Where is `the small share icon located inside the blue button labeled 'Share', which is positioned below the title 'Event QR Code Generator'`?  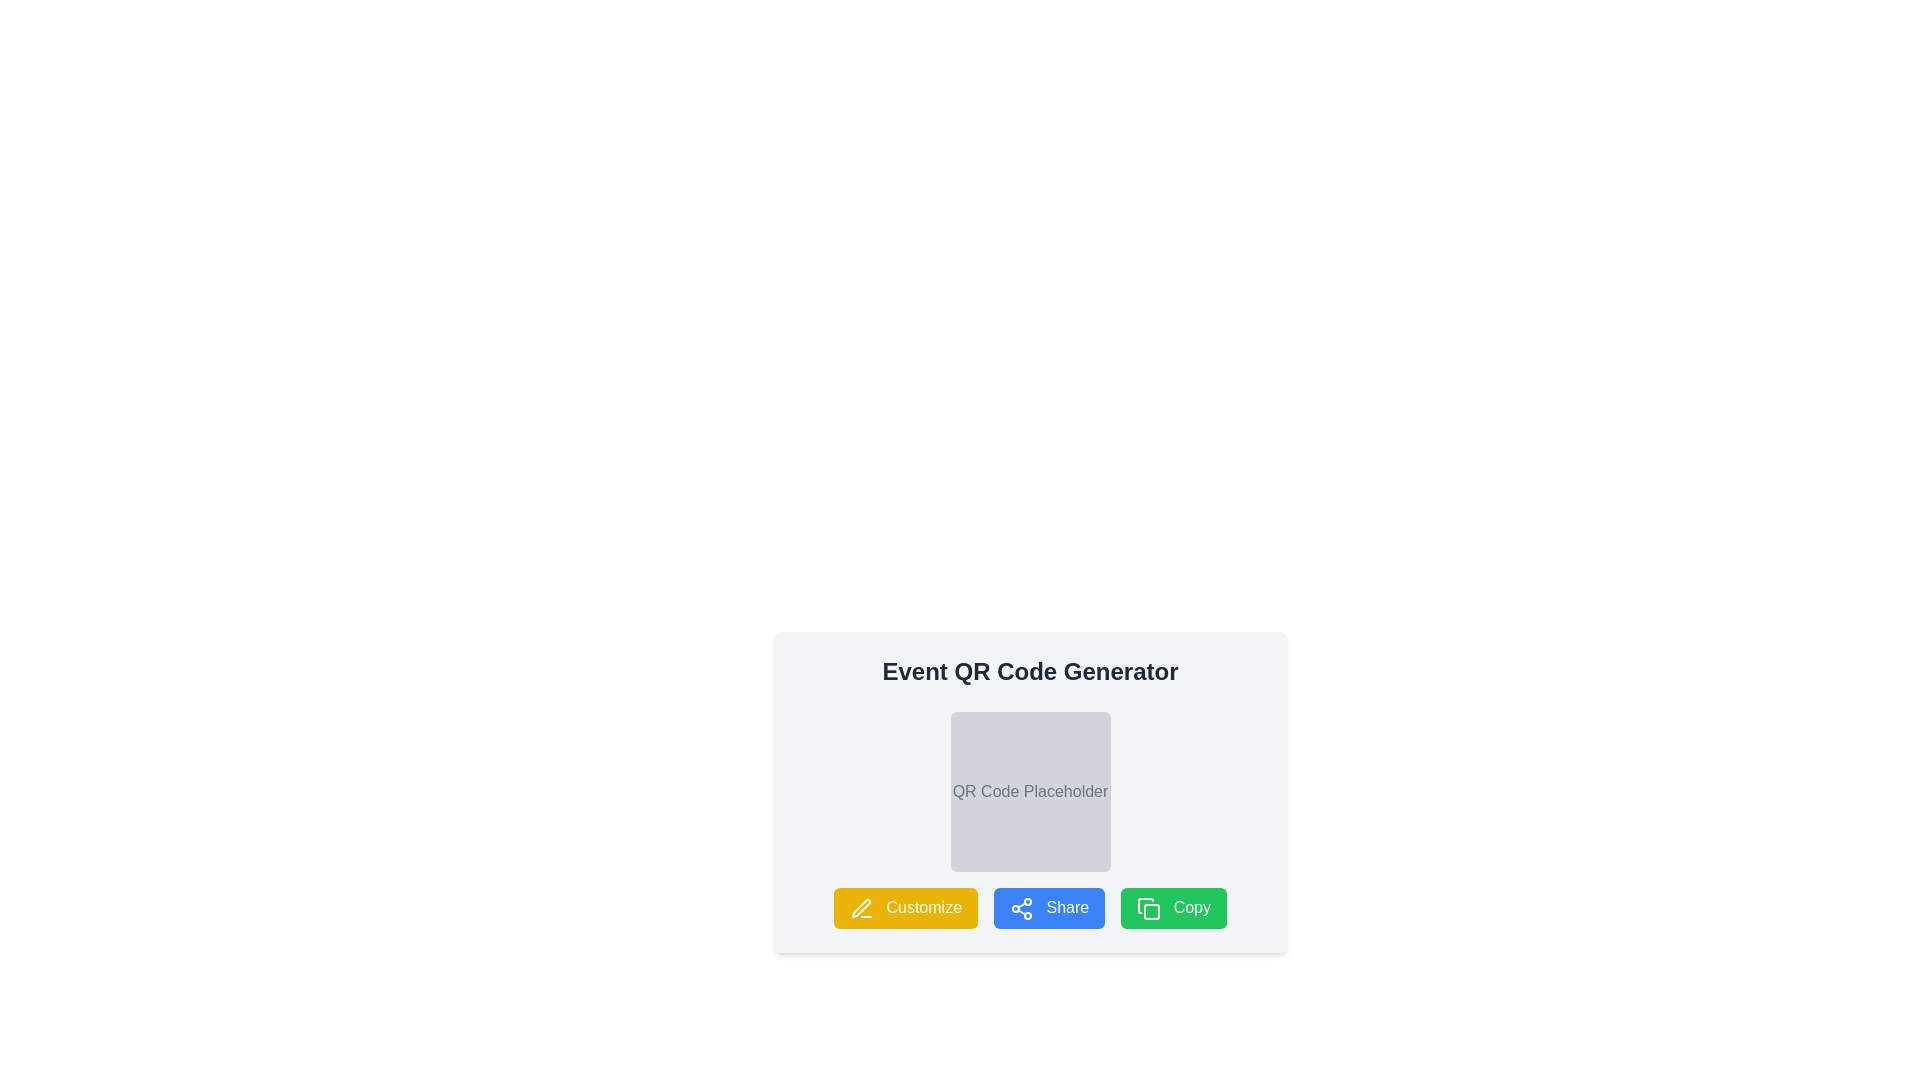
the small share icon located inside the blue button labeled 'Share', which is positioned below the title 'Event QR Code Generator' is located at coordinates (1022, 908).